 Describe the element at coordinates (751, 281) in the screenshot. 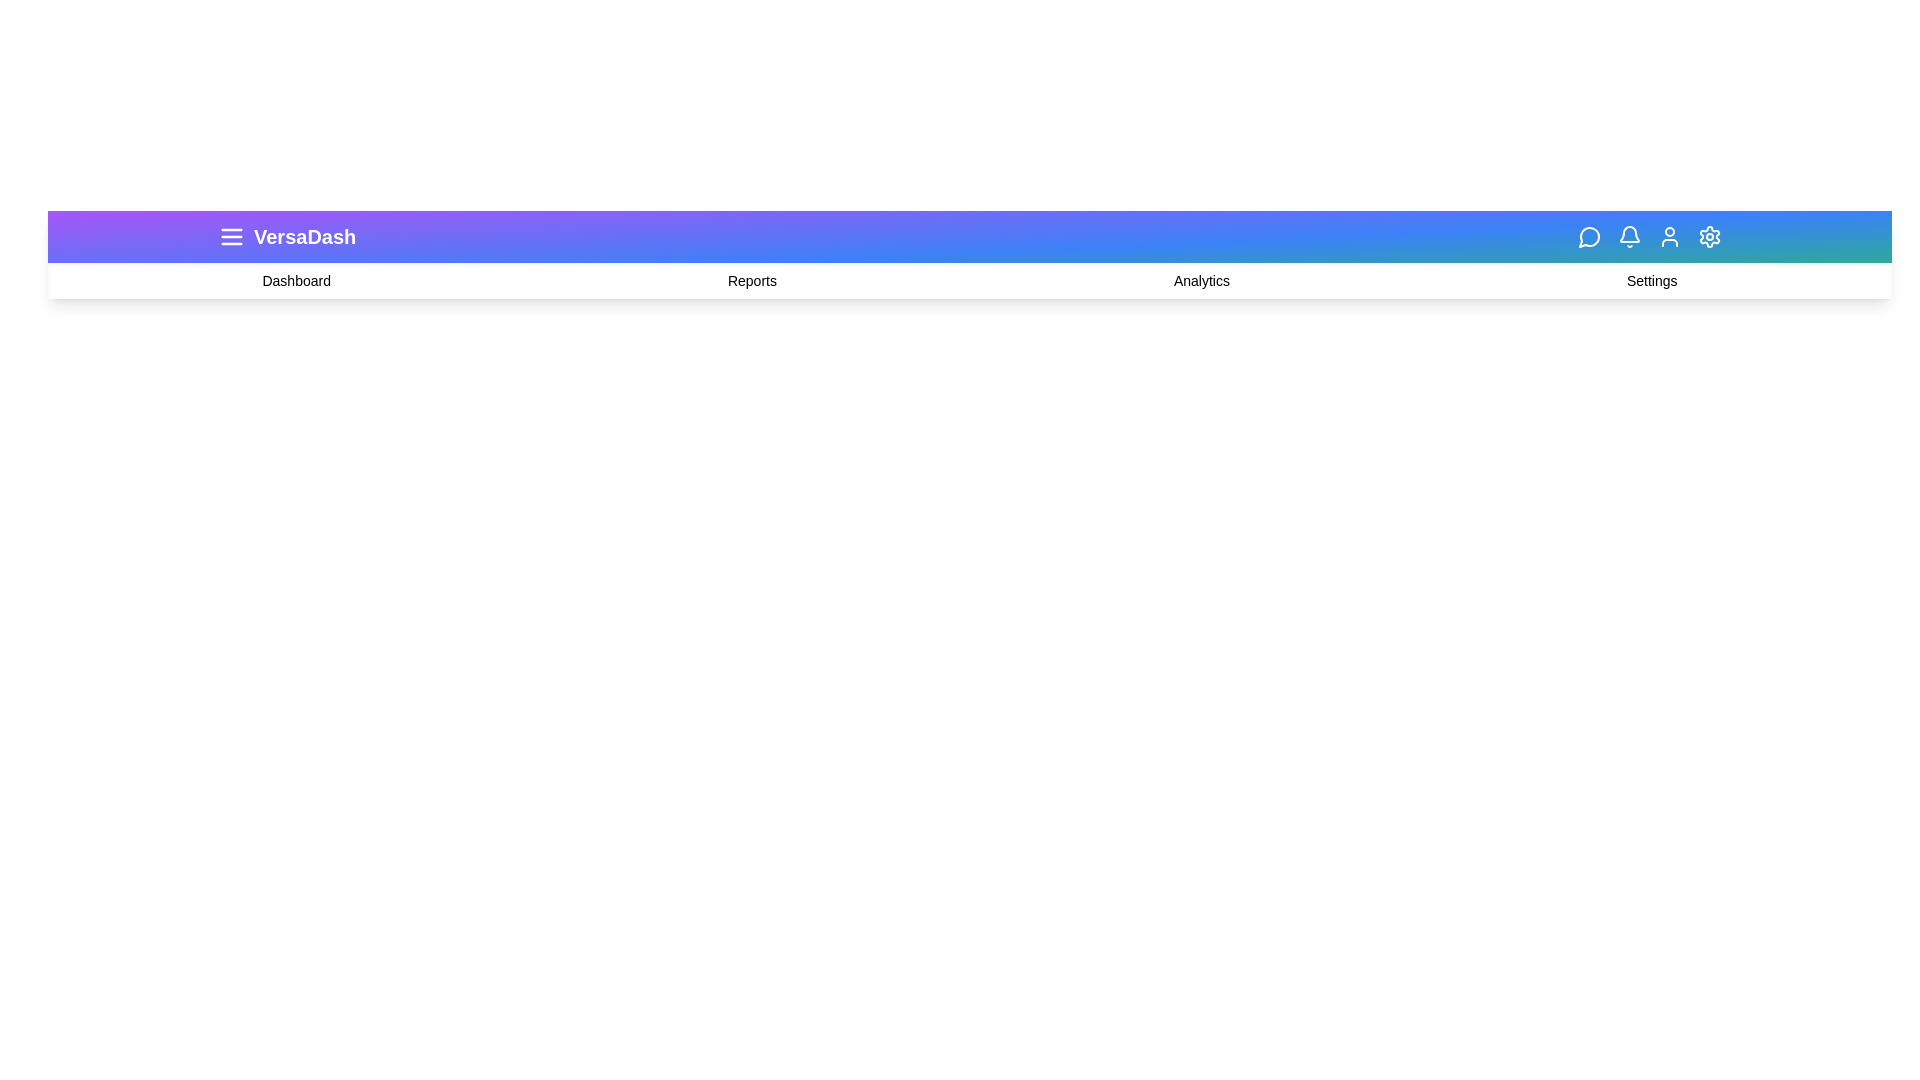

I see `the 'Reports' label in the navigation bar to navigate to the 'Reports' section` at that location.